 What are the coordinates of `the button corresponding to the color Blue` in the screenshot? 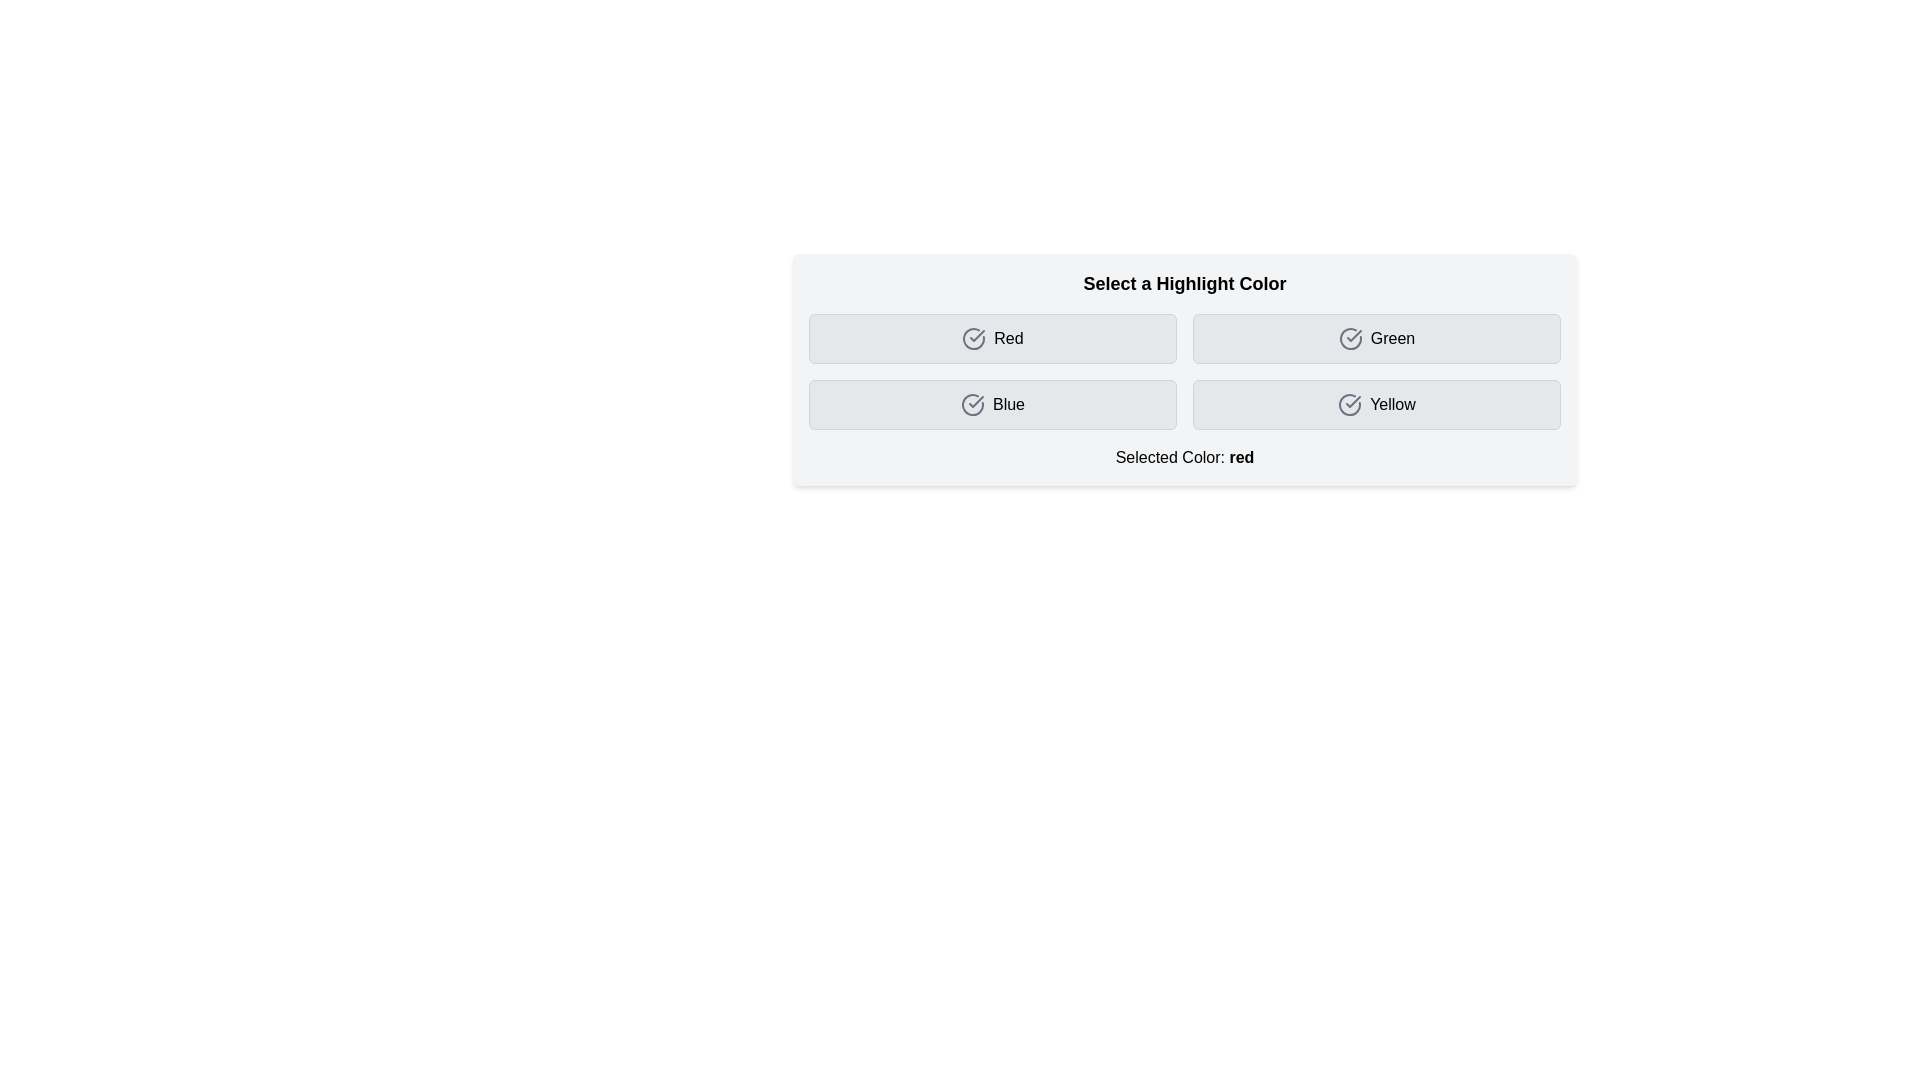 It's located at (993, 405).